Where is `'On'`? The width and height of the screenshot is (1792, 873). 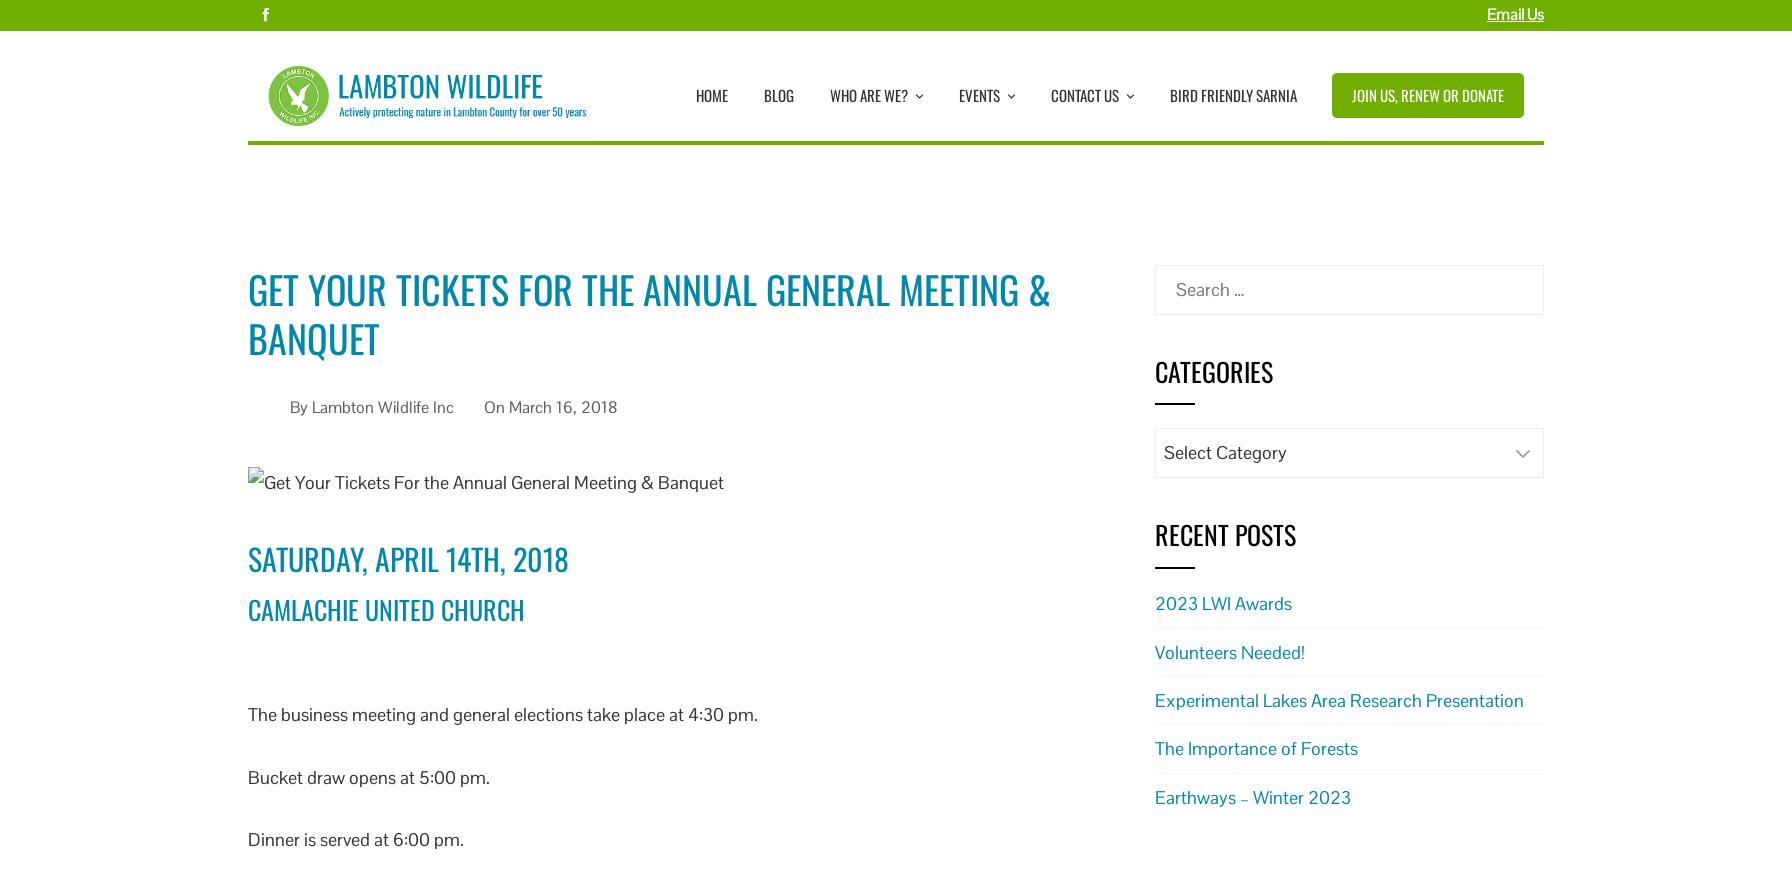
'On' is located at coordinates (496, 406).